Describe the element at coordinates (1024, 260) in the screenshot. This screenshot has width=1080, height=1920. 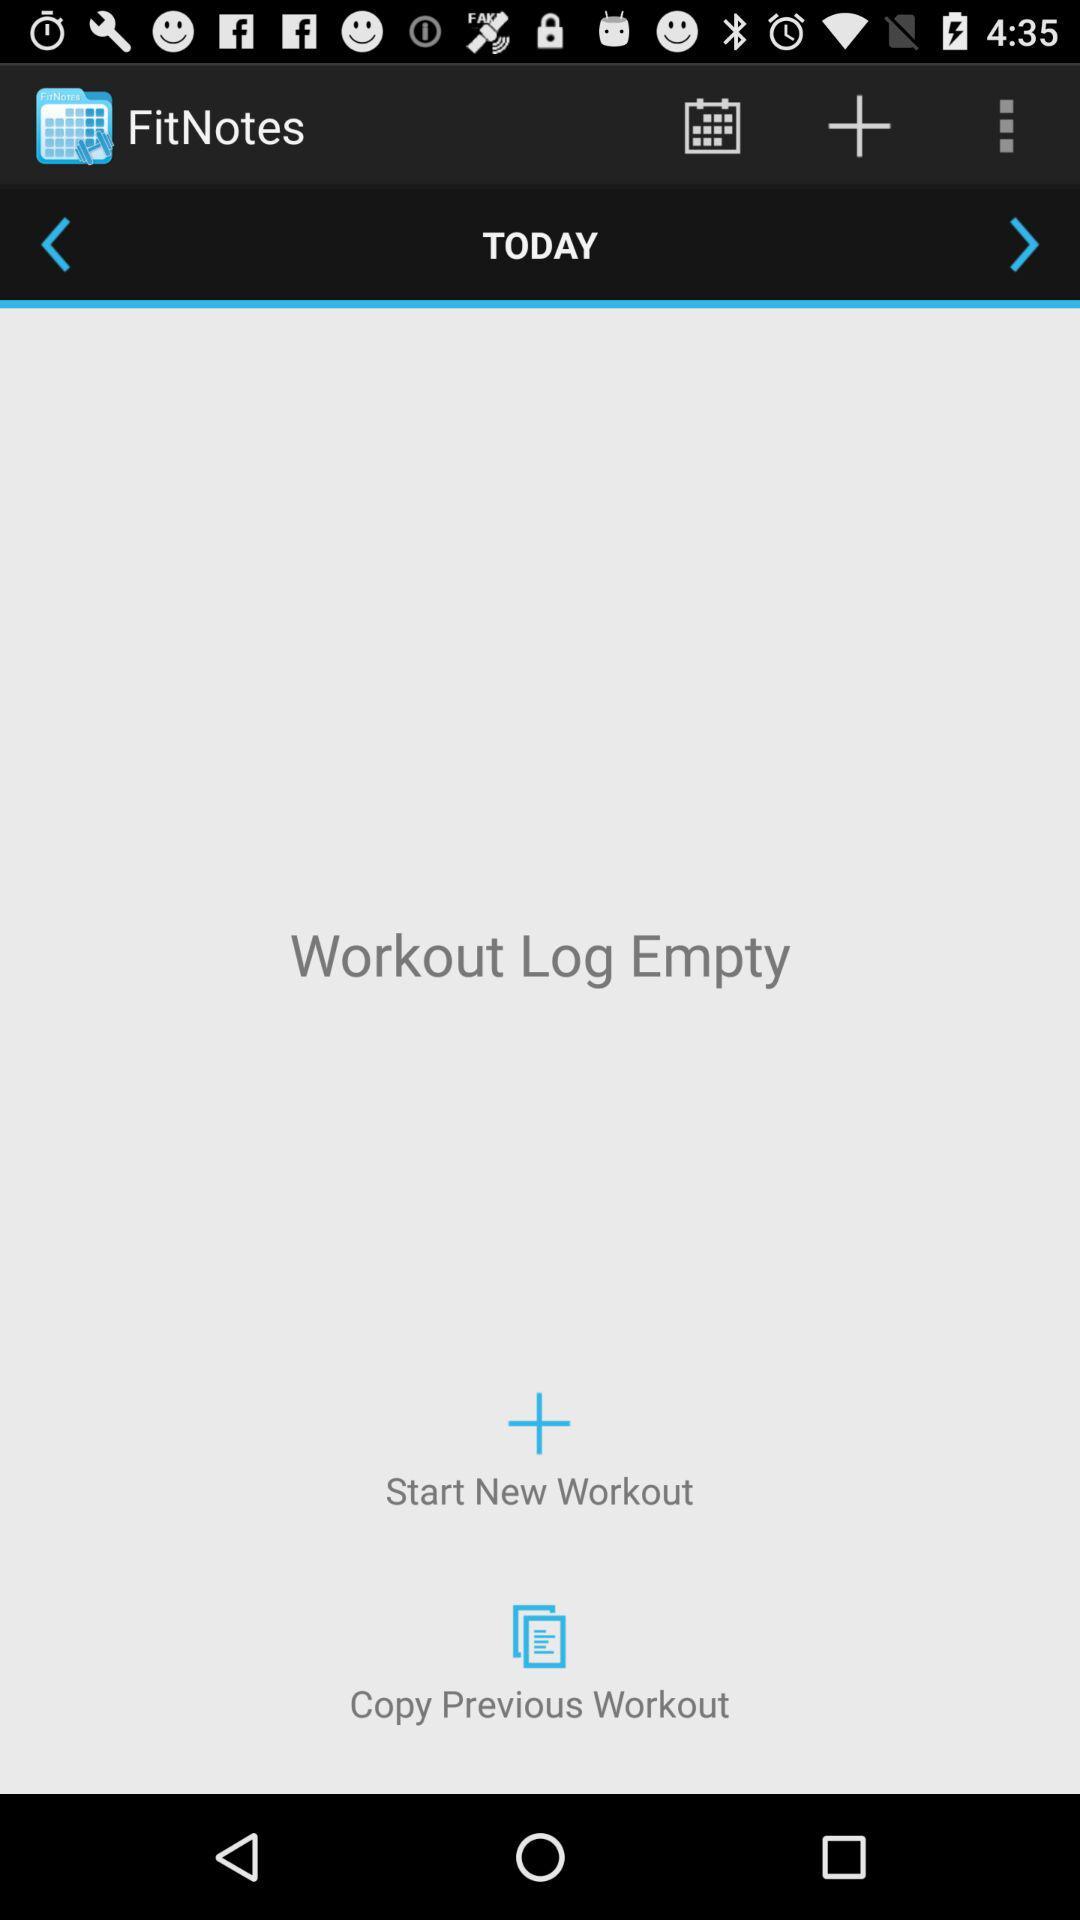
I see `the arrow_forward icon` at that location.